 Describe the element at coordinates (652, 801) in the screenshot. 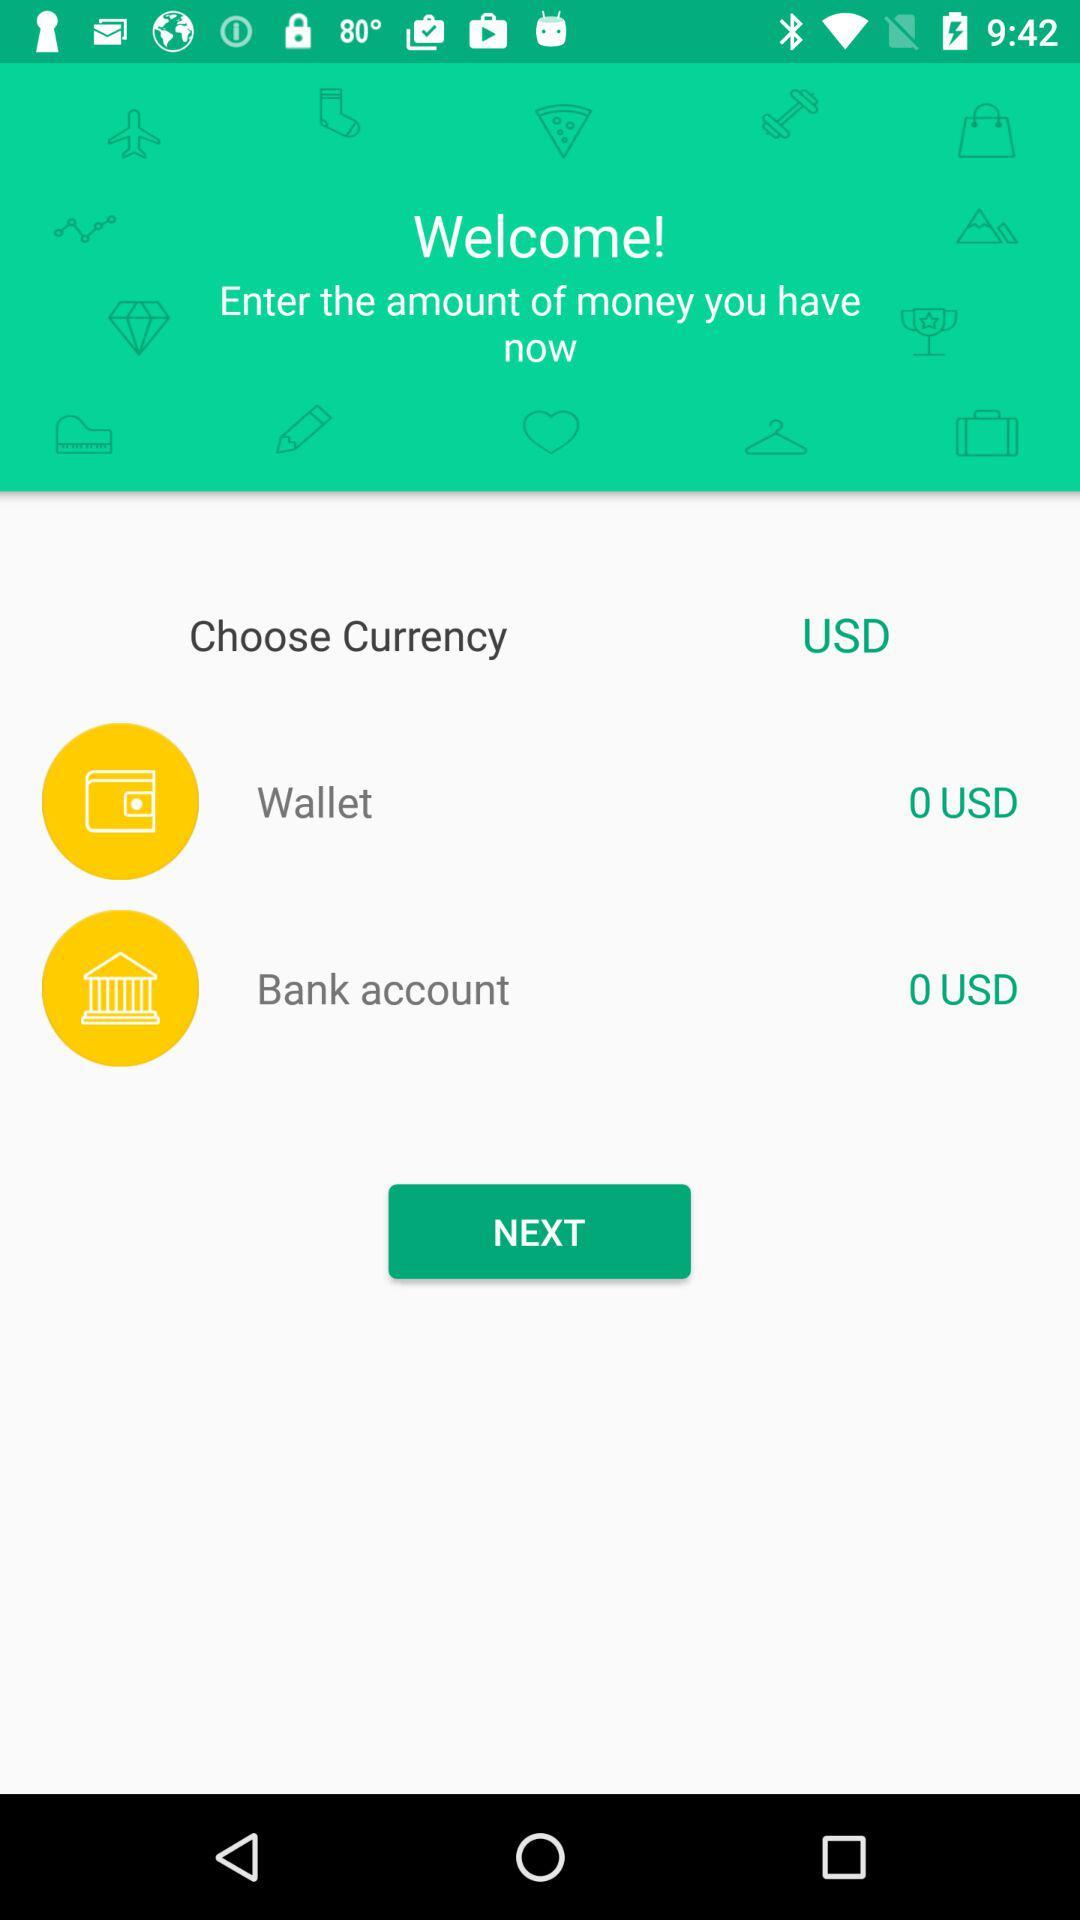

I see `amount` at that location.